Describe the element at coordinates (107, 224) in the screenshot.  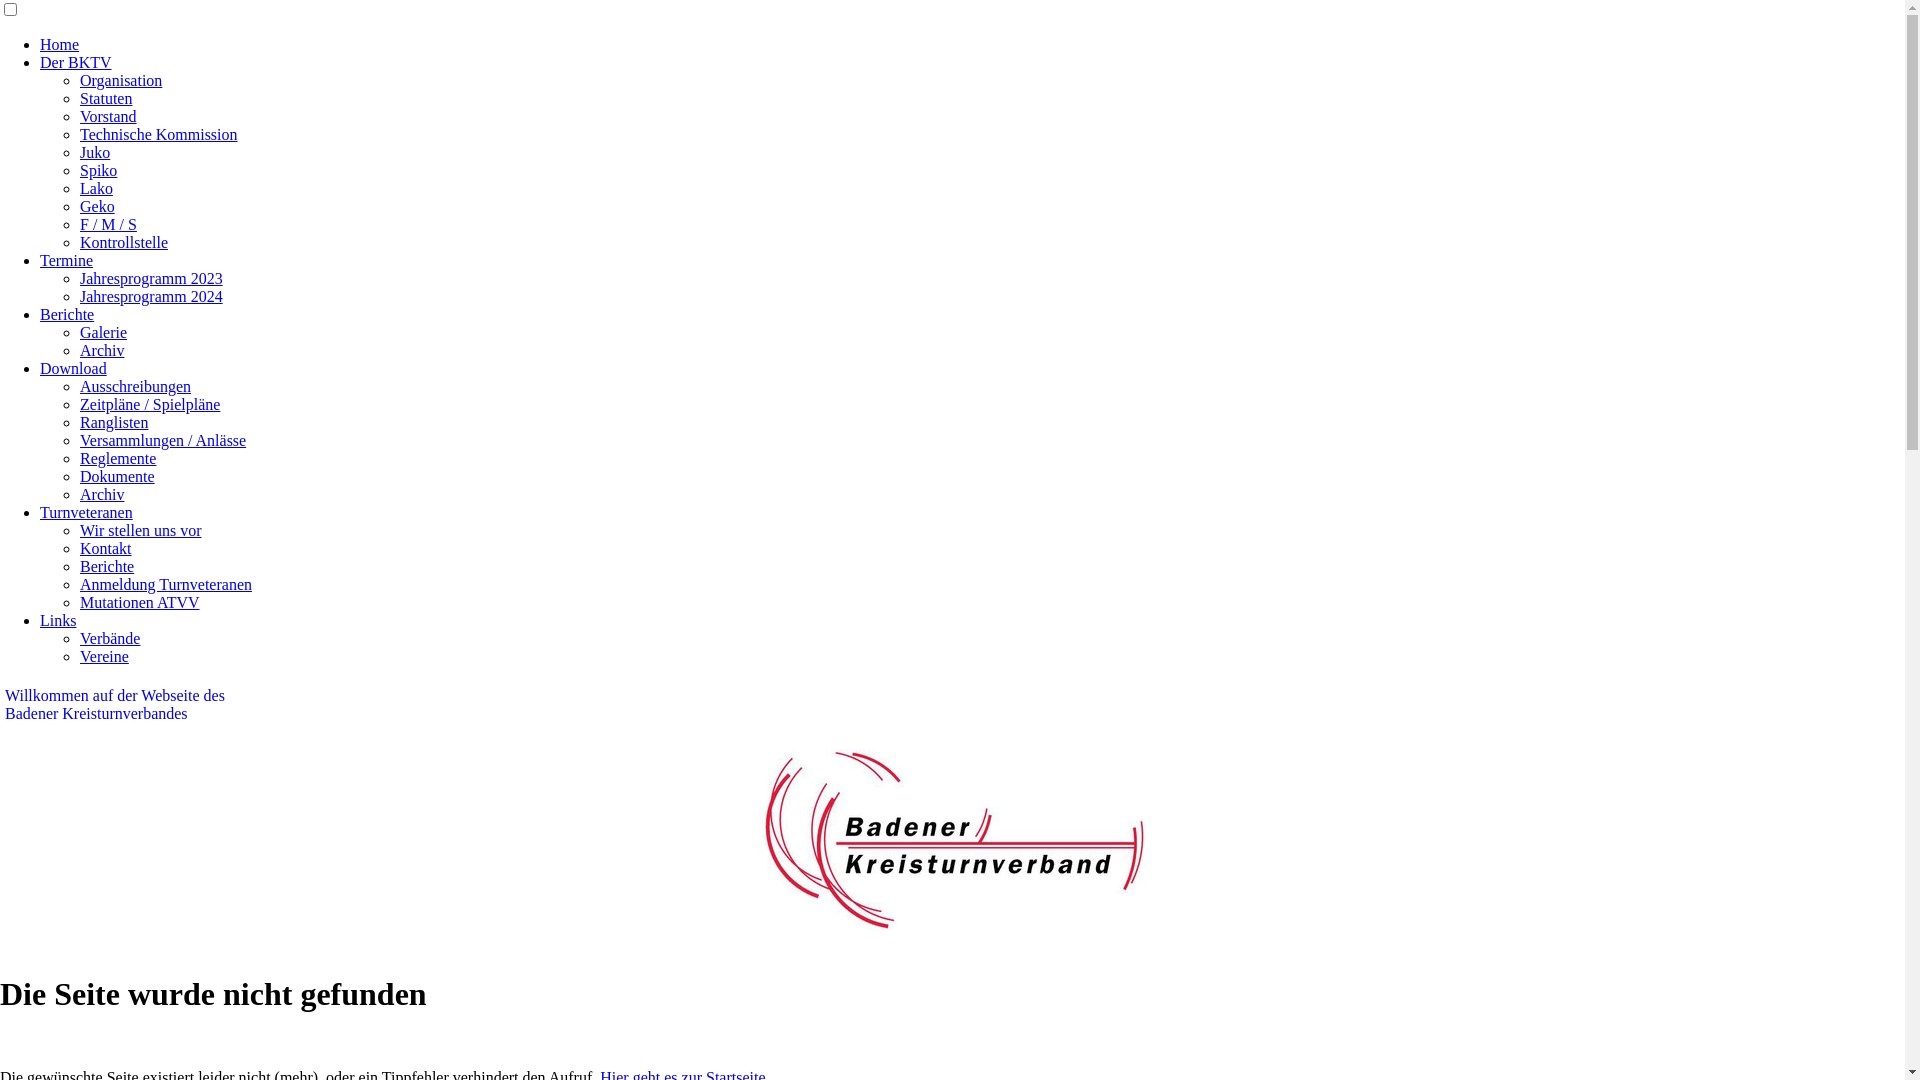
I see `'F / M / S'` at that location.